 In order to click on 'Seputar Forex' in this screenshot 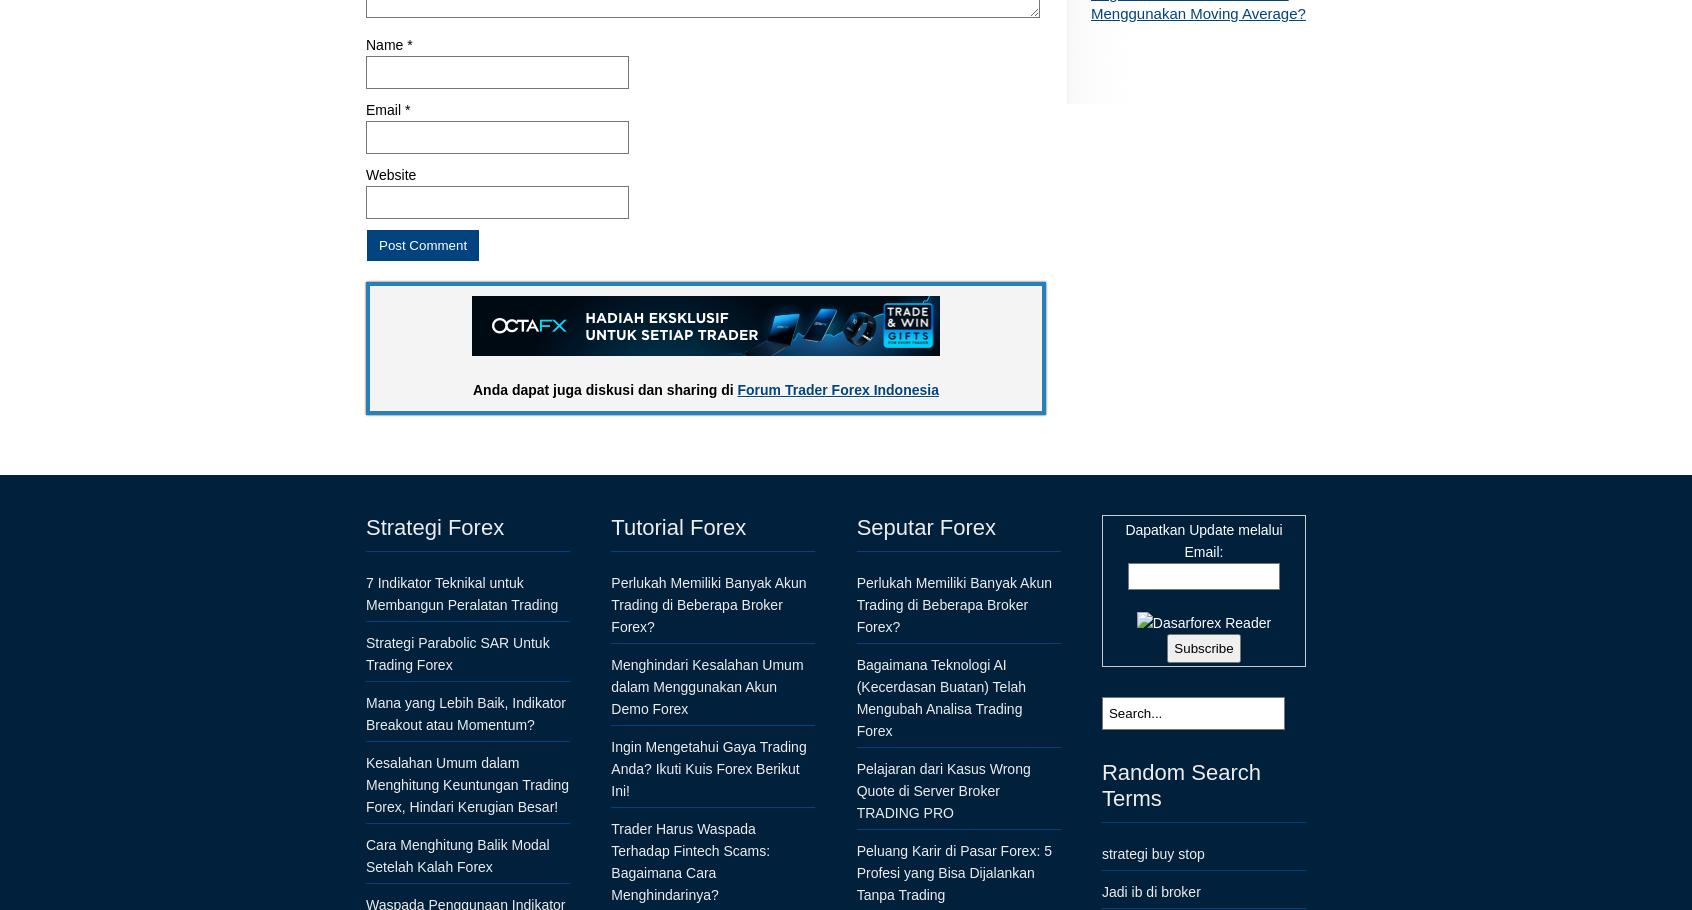, I will do `click(926, 525)`.